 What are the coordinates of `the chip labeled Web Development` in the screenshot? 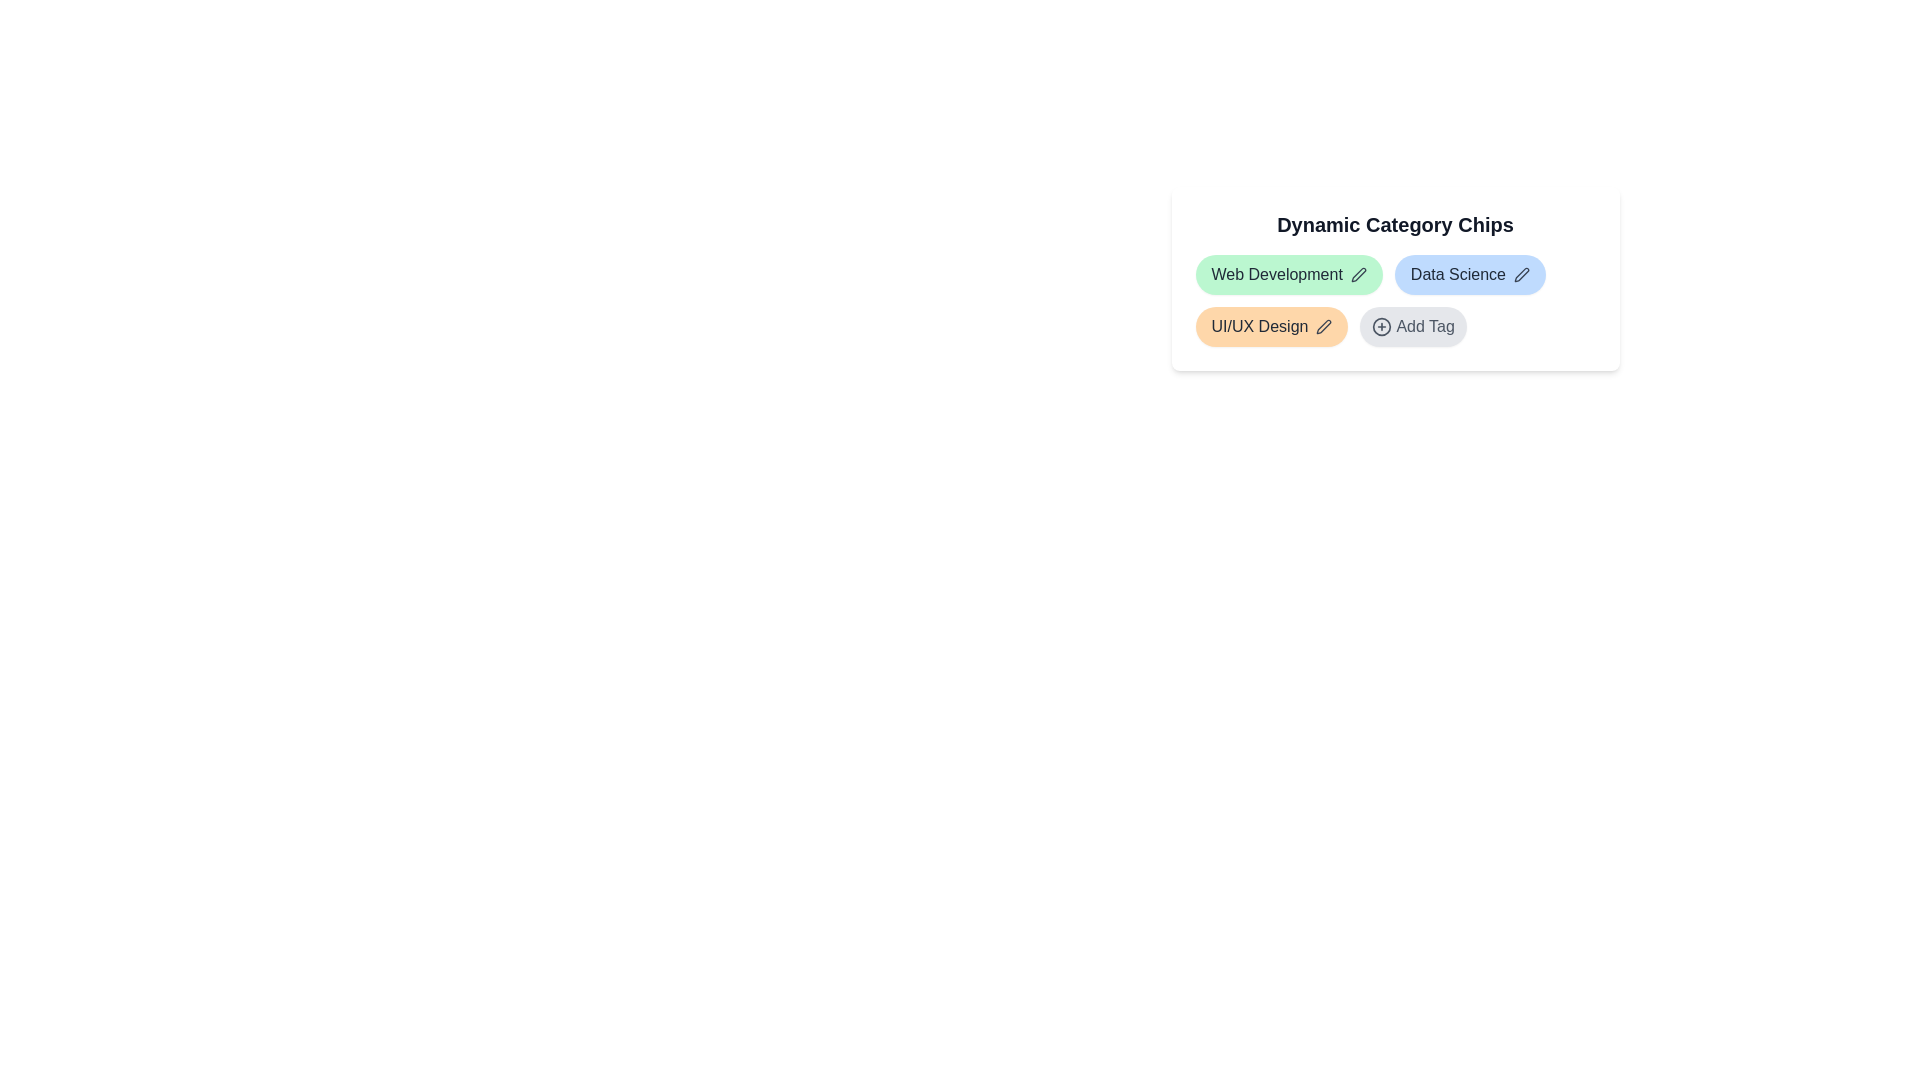 It's located at (1289, 274).